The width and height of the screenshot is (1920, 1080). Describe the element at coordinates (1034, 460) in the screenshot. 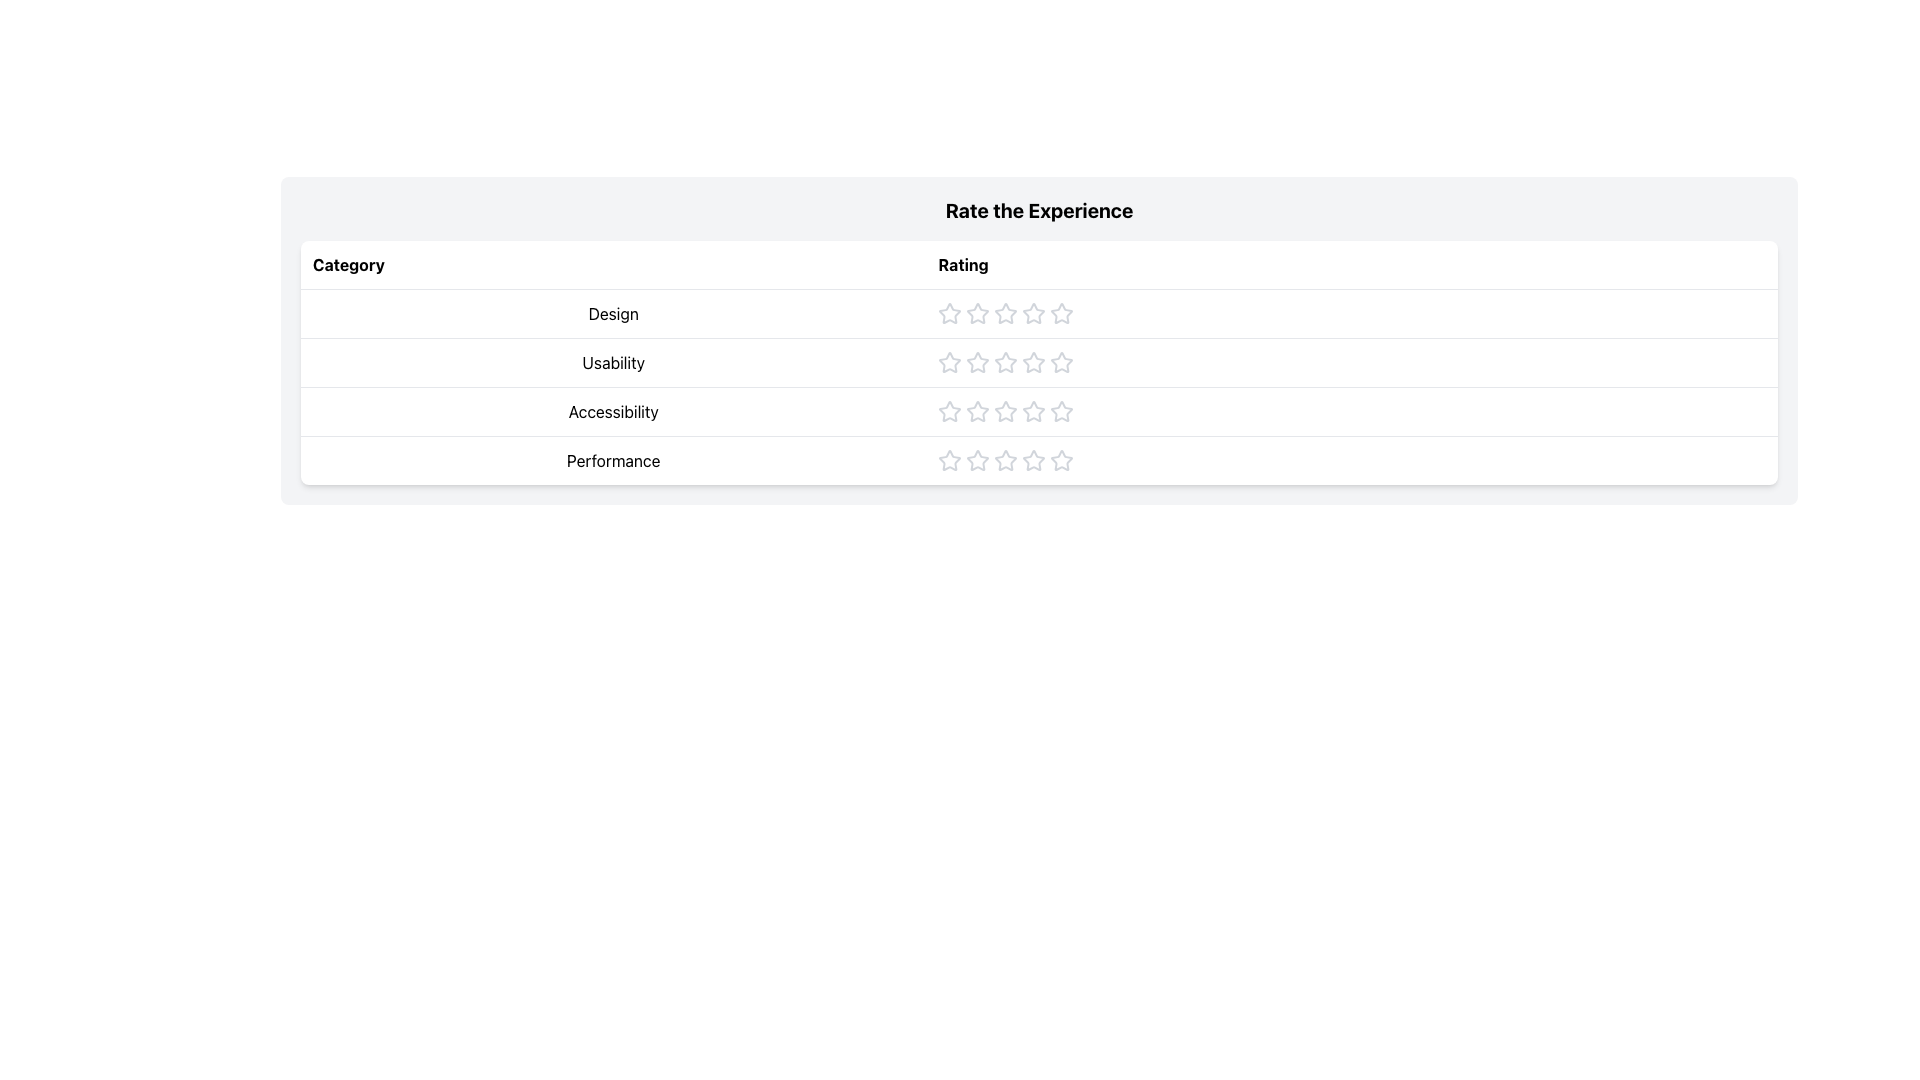

I see `the fourth star in the 'Performance' rating section of the 'Rate the Experience' table` at that location.